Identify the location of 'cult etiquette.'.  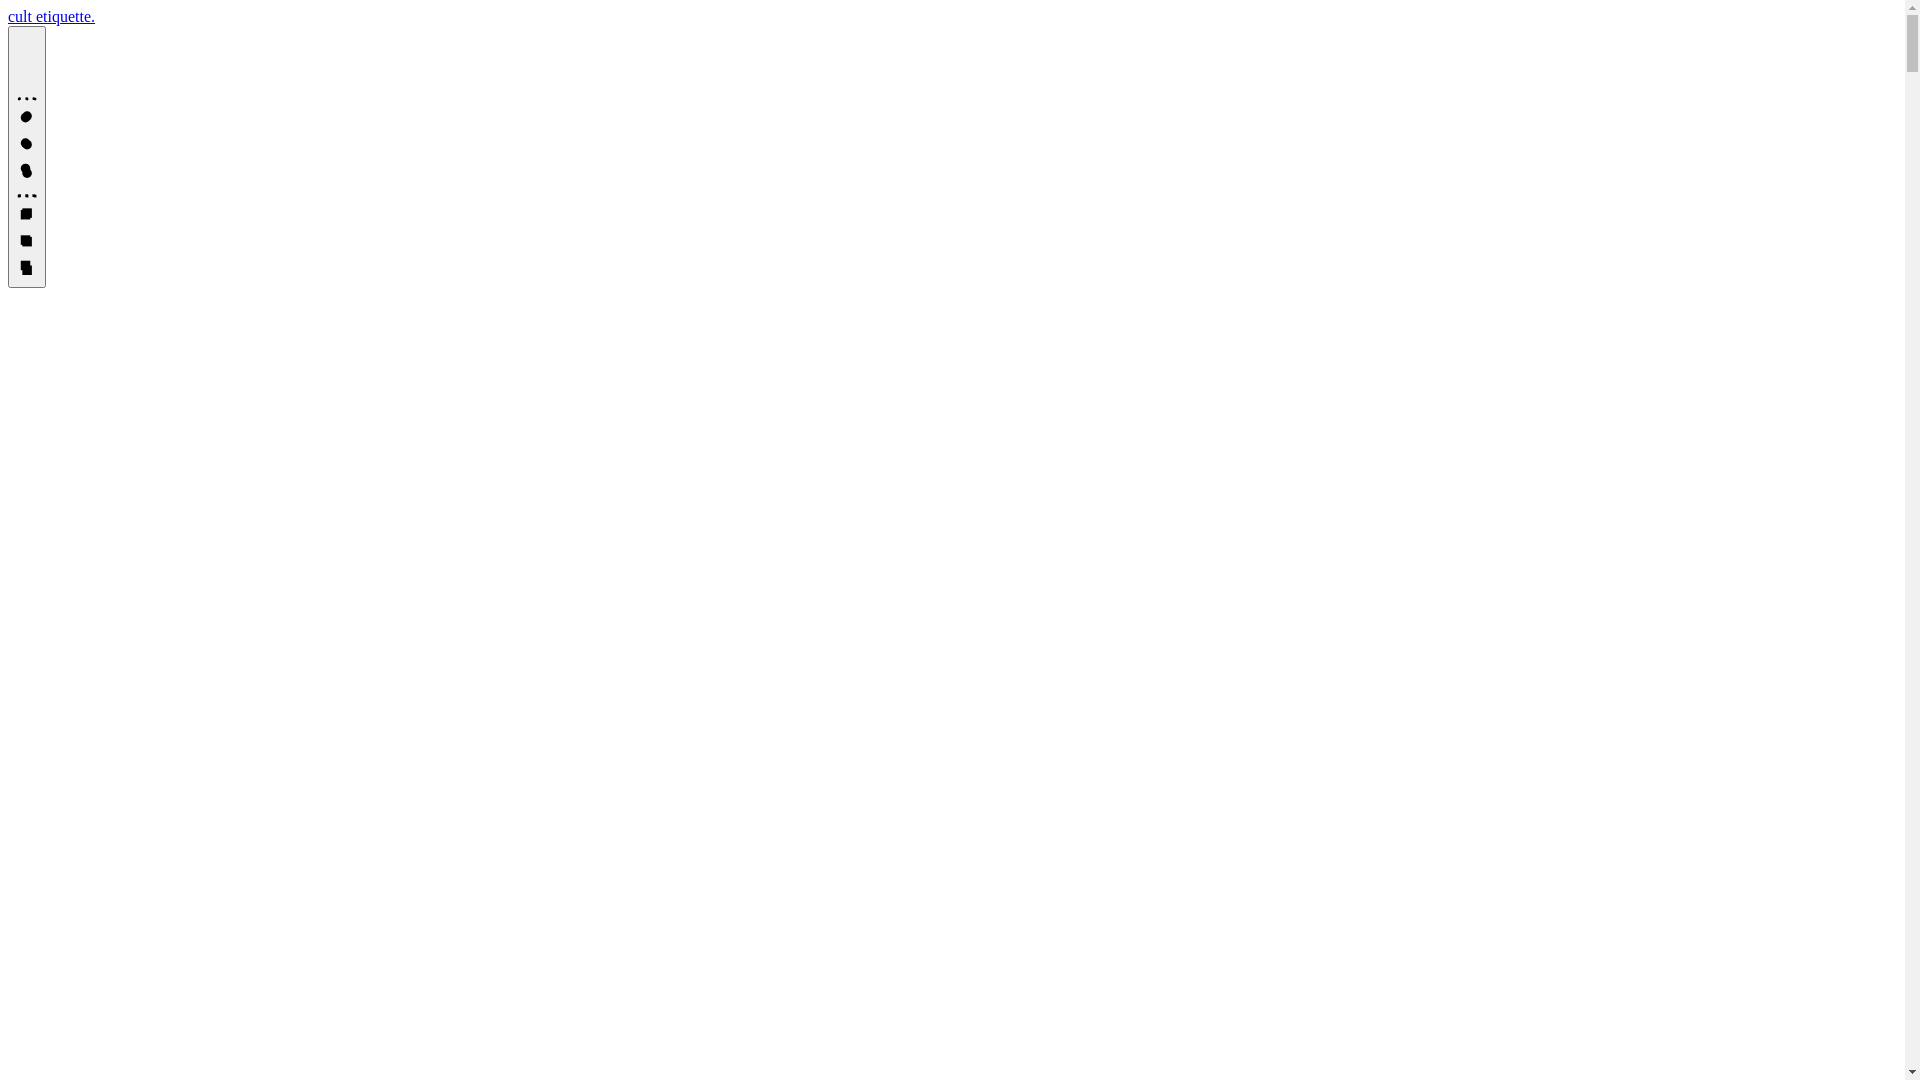
(51, 16).